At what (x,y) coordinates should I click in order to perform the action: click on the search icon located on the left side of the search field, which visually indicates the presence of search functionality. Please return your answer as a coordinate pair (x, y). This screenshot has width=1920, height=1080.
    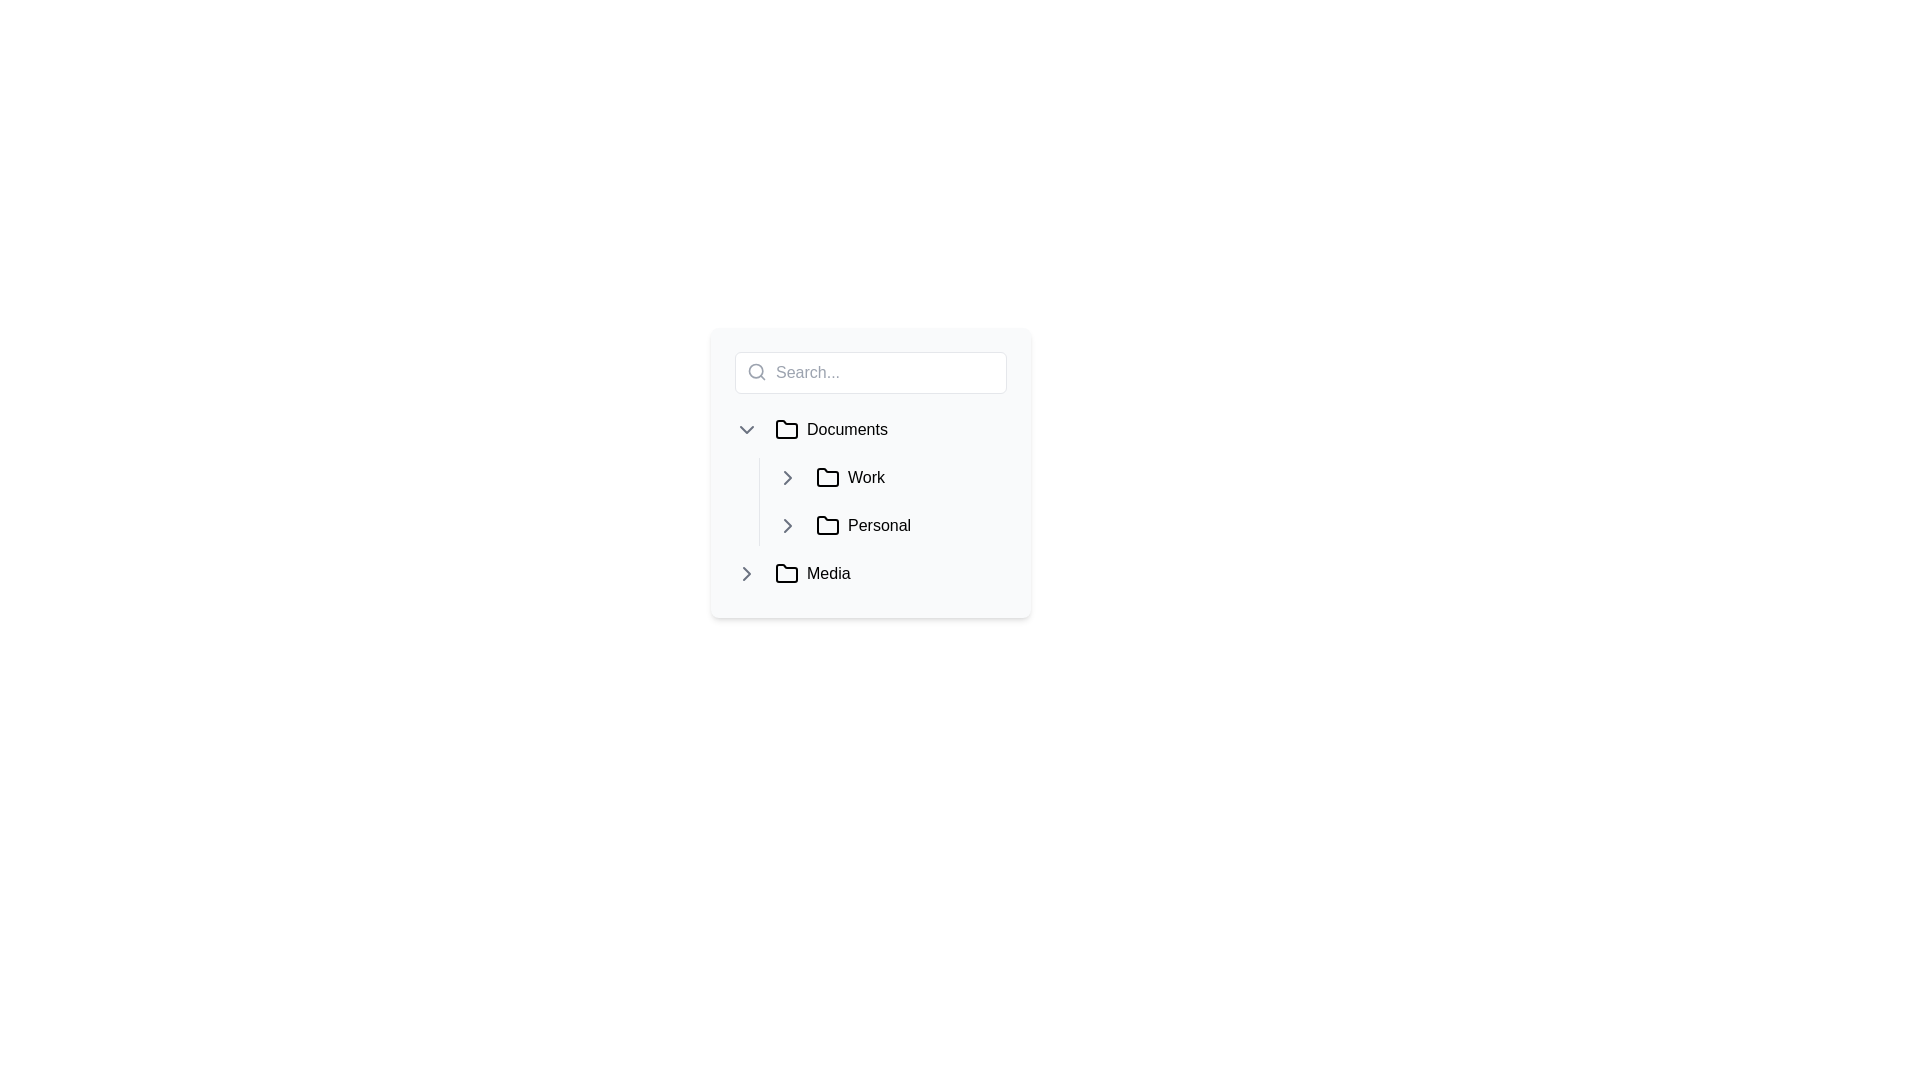
    Looking at the image, I should click on (756, 371).